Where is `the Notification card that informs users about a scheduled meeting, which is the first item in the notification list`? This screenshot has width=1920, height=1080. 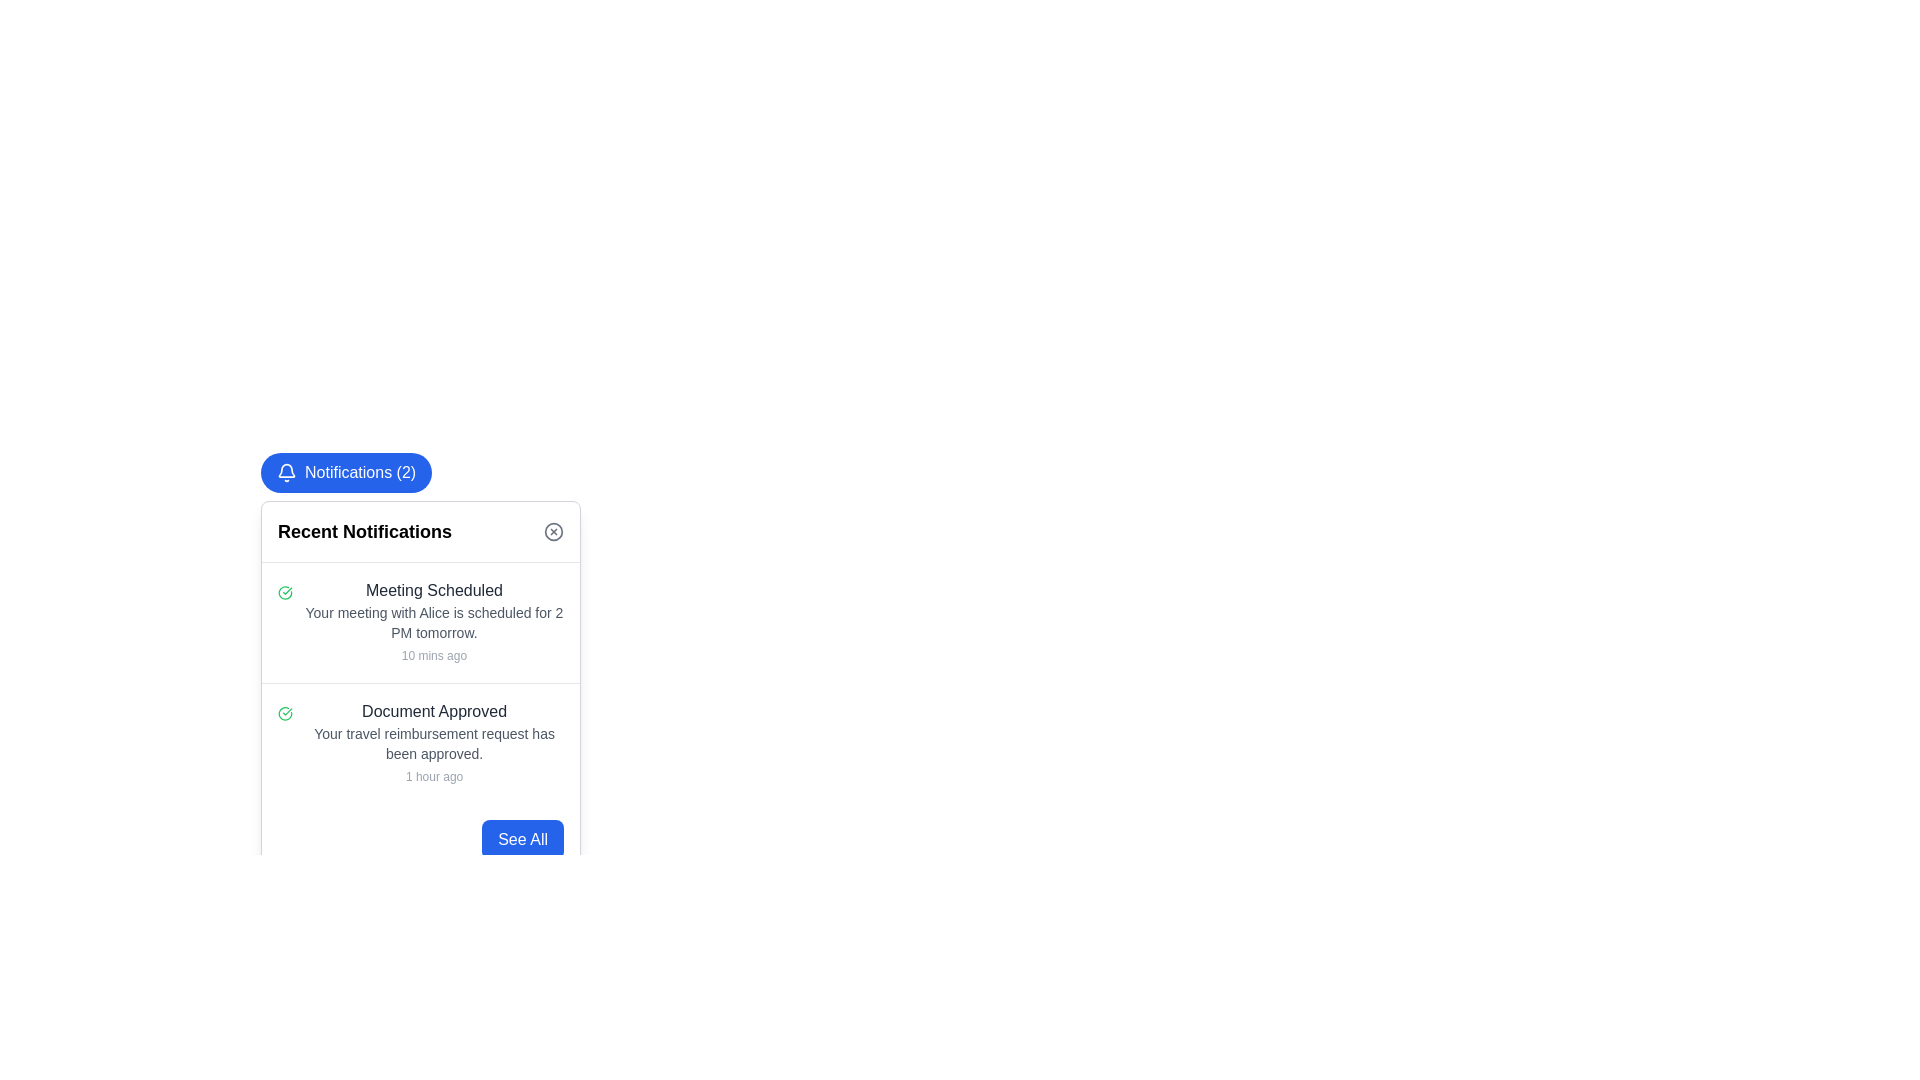
the Notification card that informs users about a scheduled meeting, which is the first item in the notification list is located at coordinates (420, 622).